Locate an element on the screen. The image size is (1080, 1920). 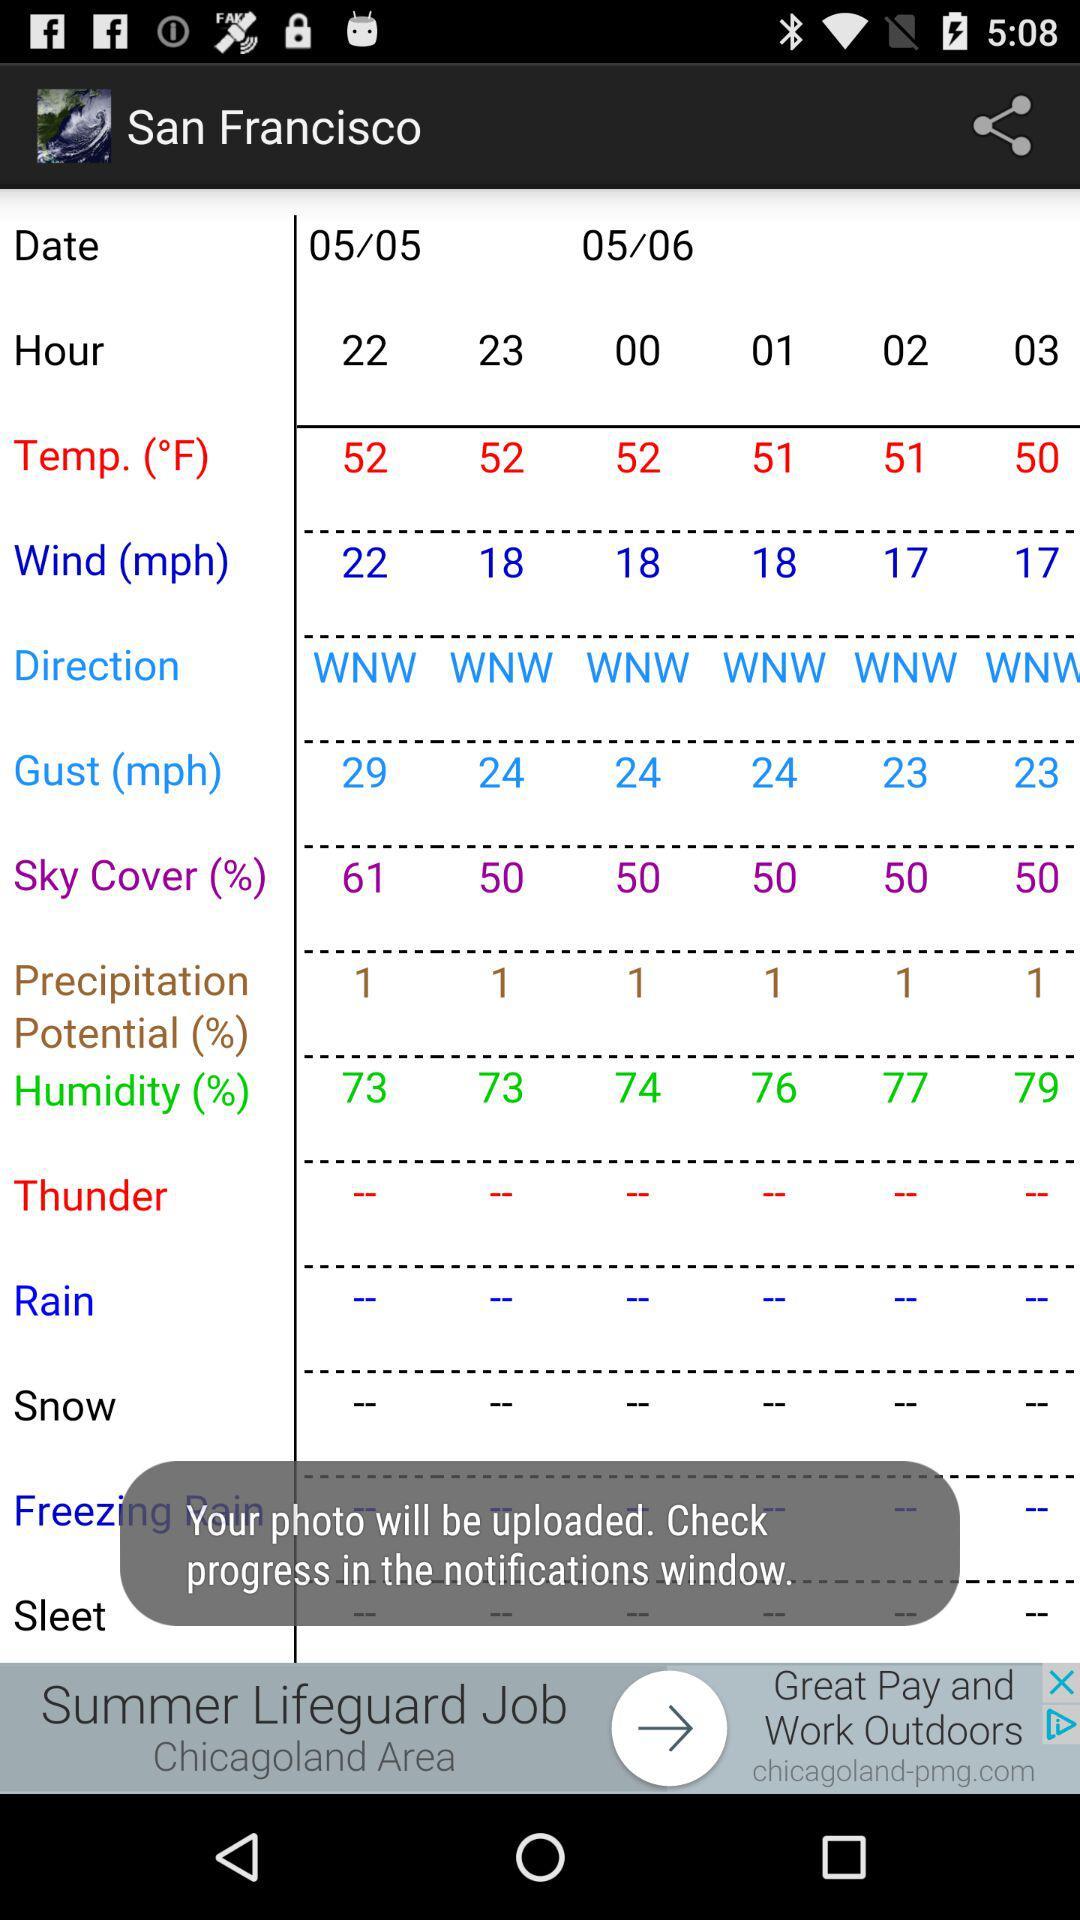
this site is located at coordinates (540, 1727).